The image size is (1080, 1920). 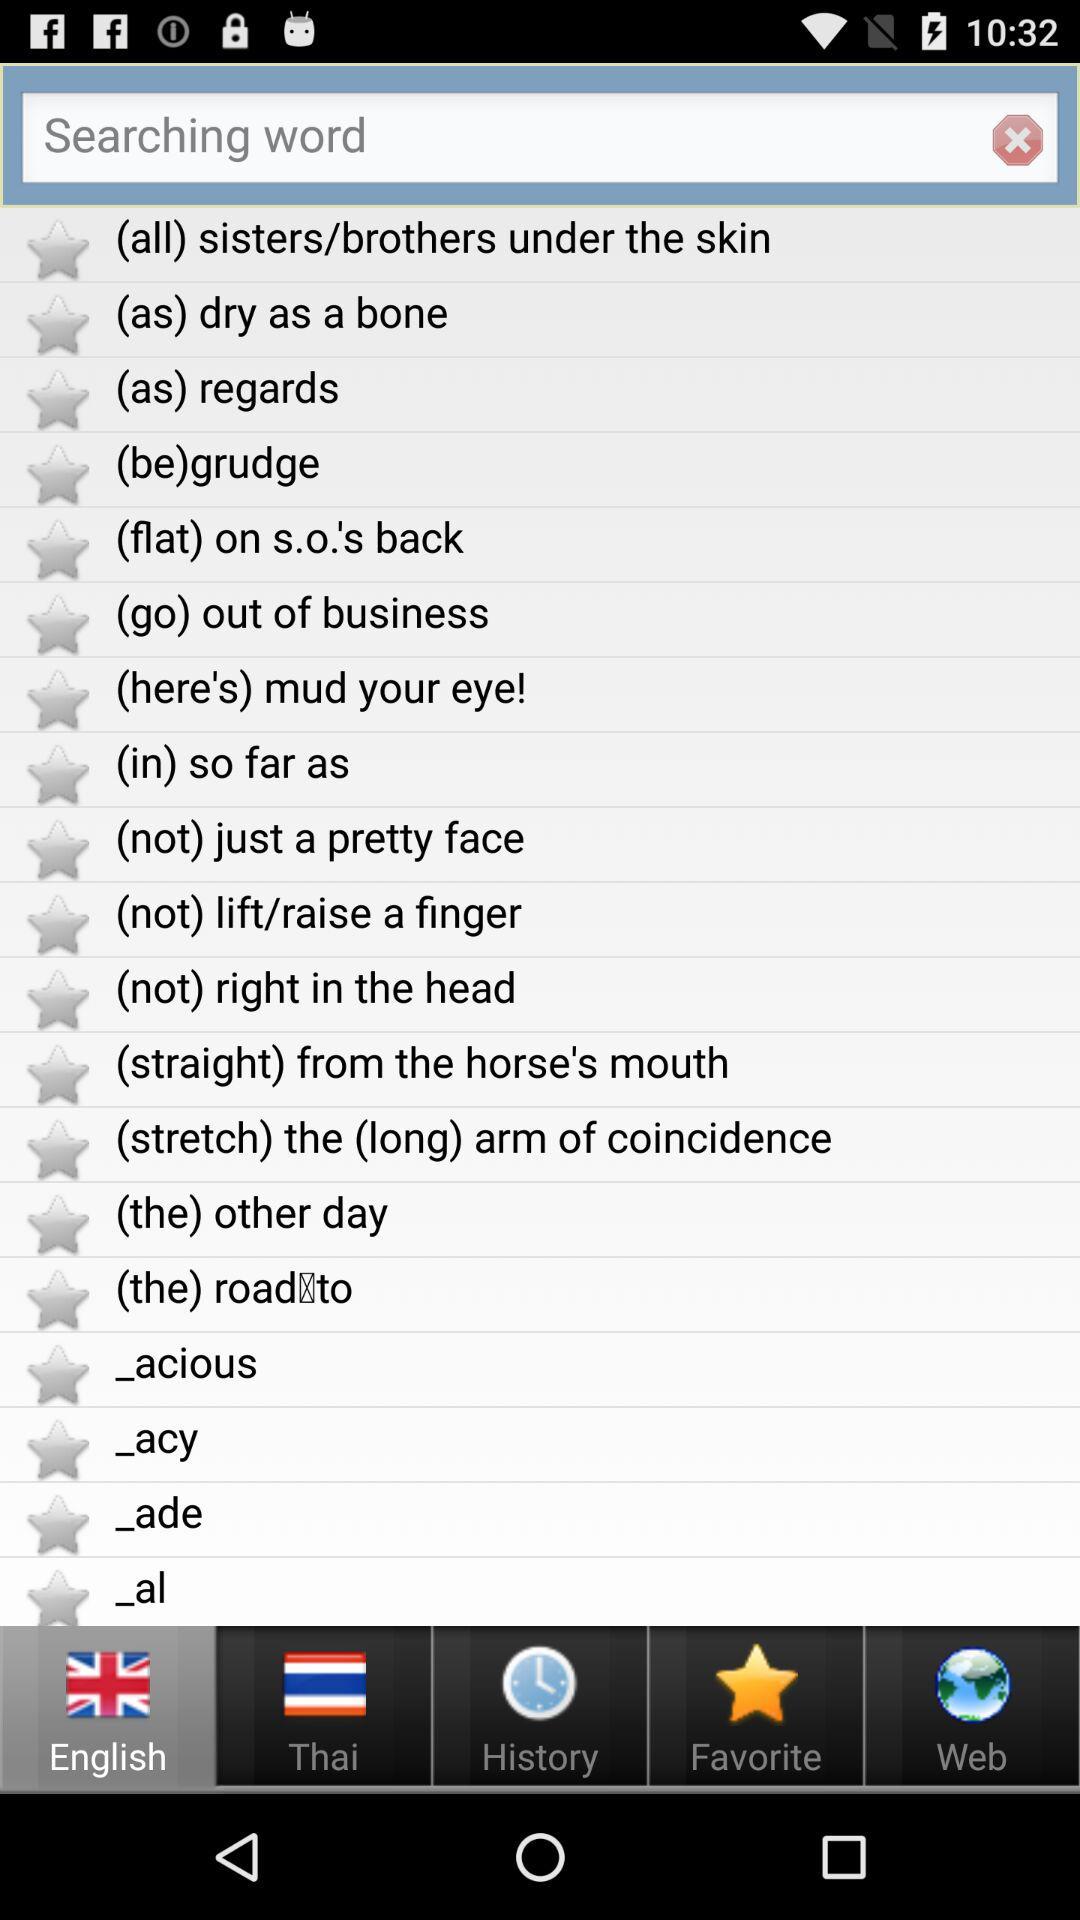 I want to click on search bar, so click(x=540, y=141).